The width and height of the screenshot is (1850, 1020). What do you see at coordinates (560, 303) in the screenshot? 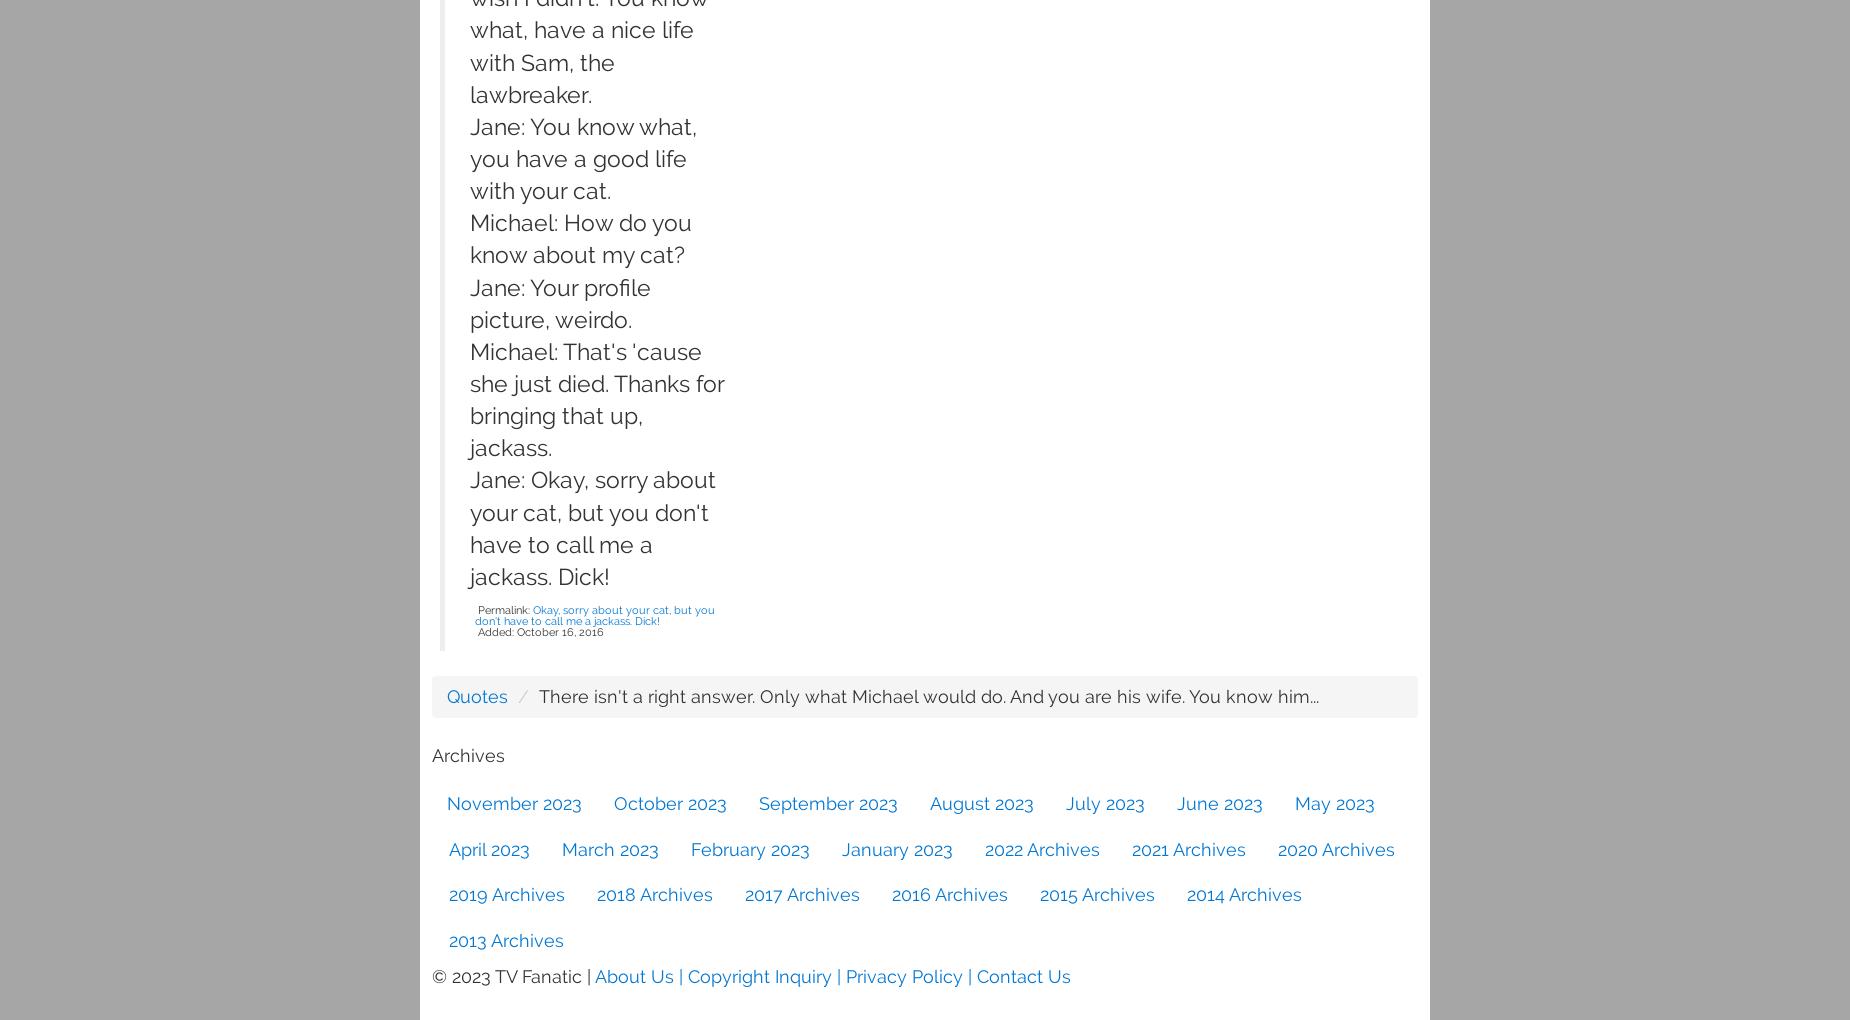
I see `'Jane: Your profile picture, weirdo.'` at bounding box center [560, 303].